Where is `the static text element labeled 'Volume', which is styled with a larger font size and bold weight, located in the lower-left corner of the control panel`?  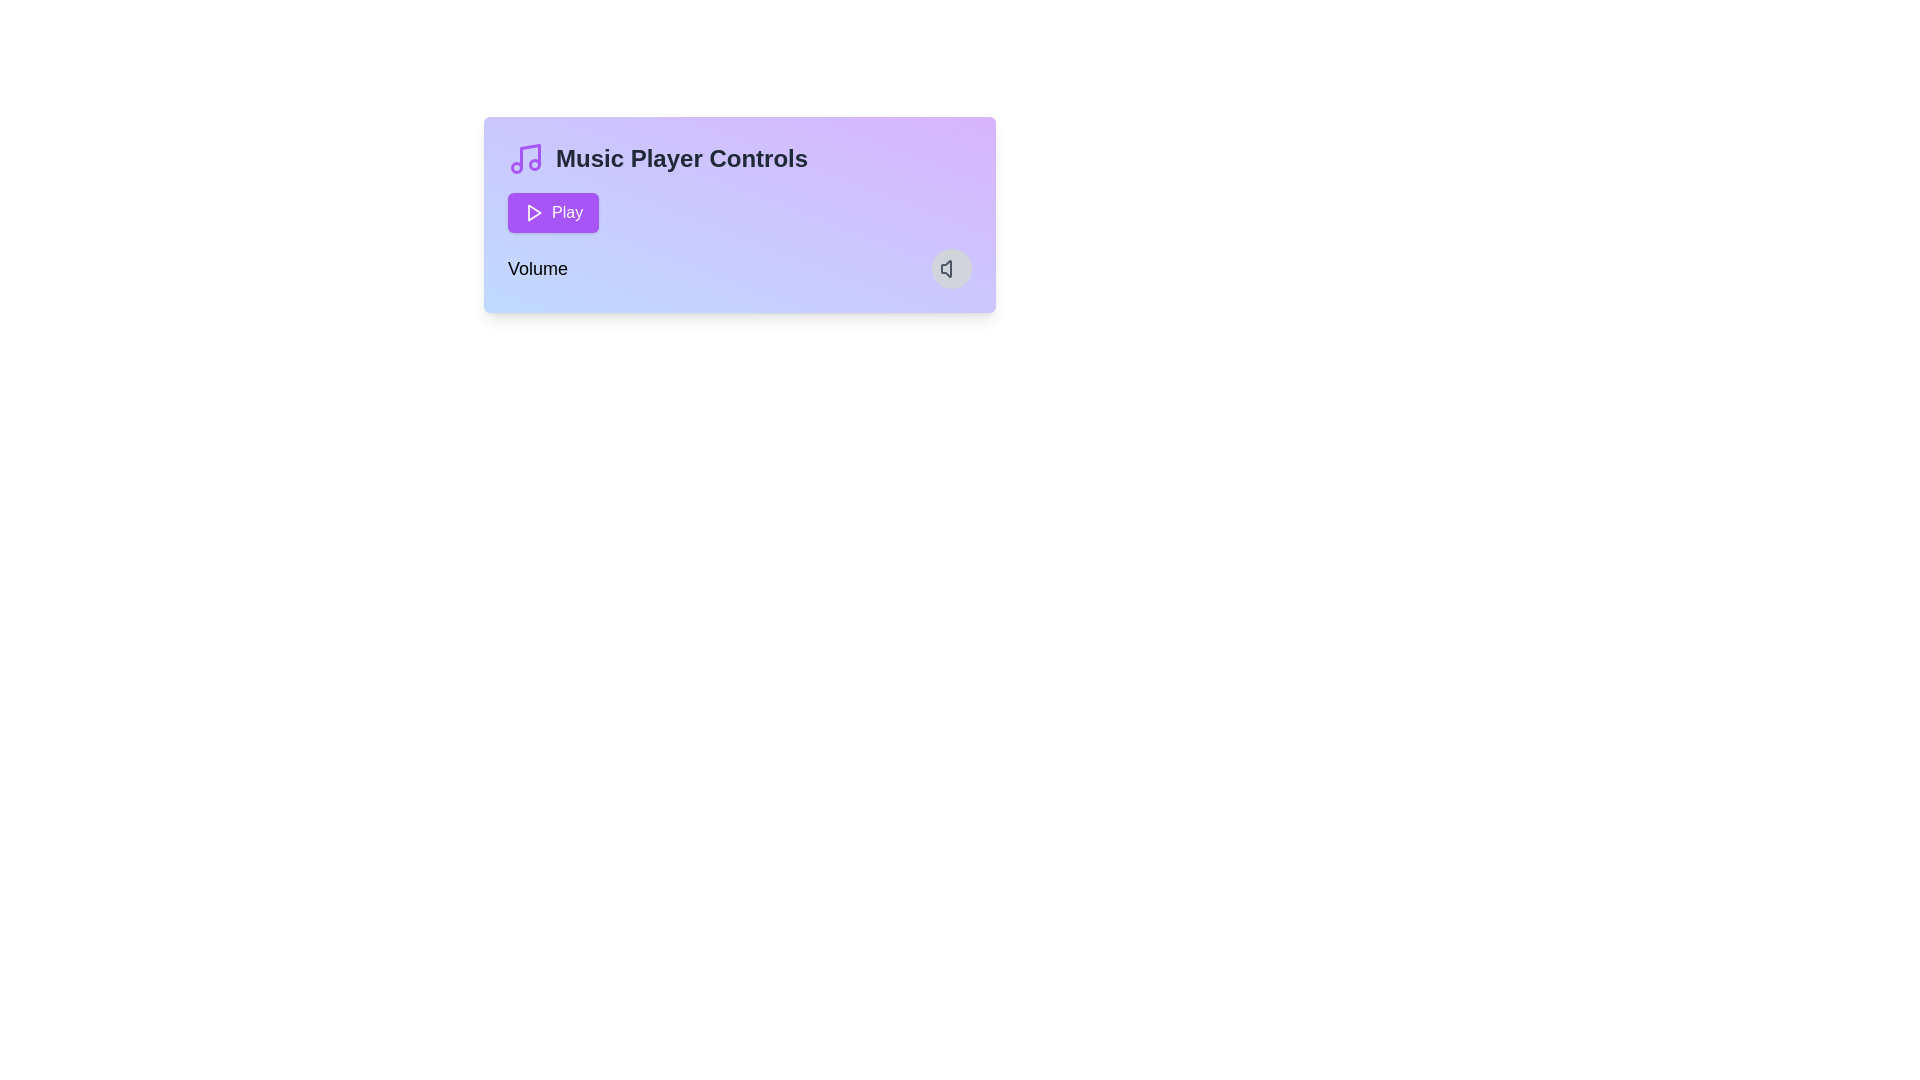 the static text element labeled 'Volume', which is styled with a larger font size and bold weight, located in the lower-left corner of the control panel is located at coordinates (537, 268).